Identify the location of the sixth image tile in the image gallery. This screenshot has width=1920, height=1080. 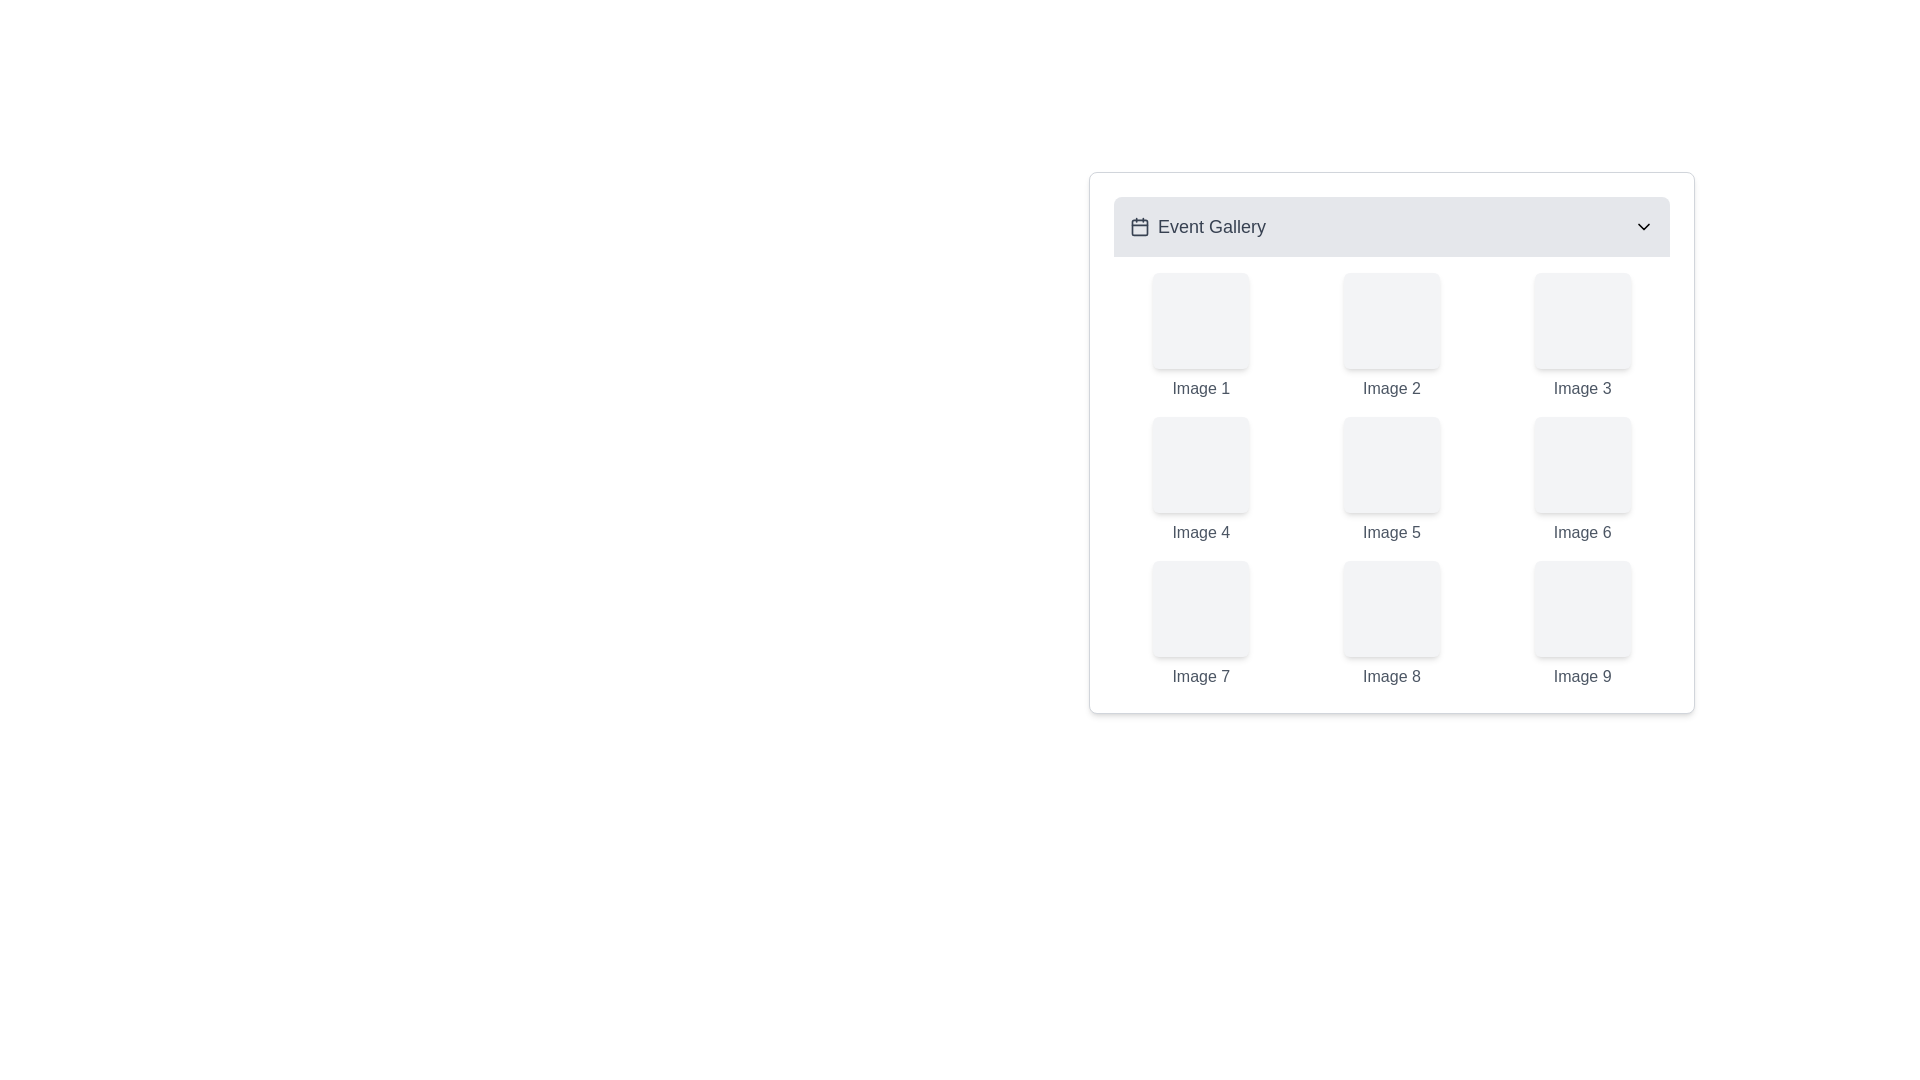
(1581, 481).